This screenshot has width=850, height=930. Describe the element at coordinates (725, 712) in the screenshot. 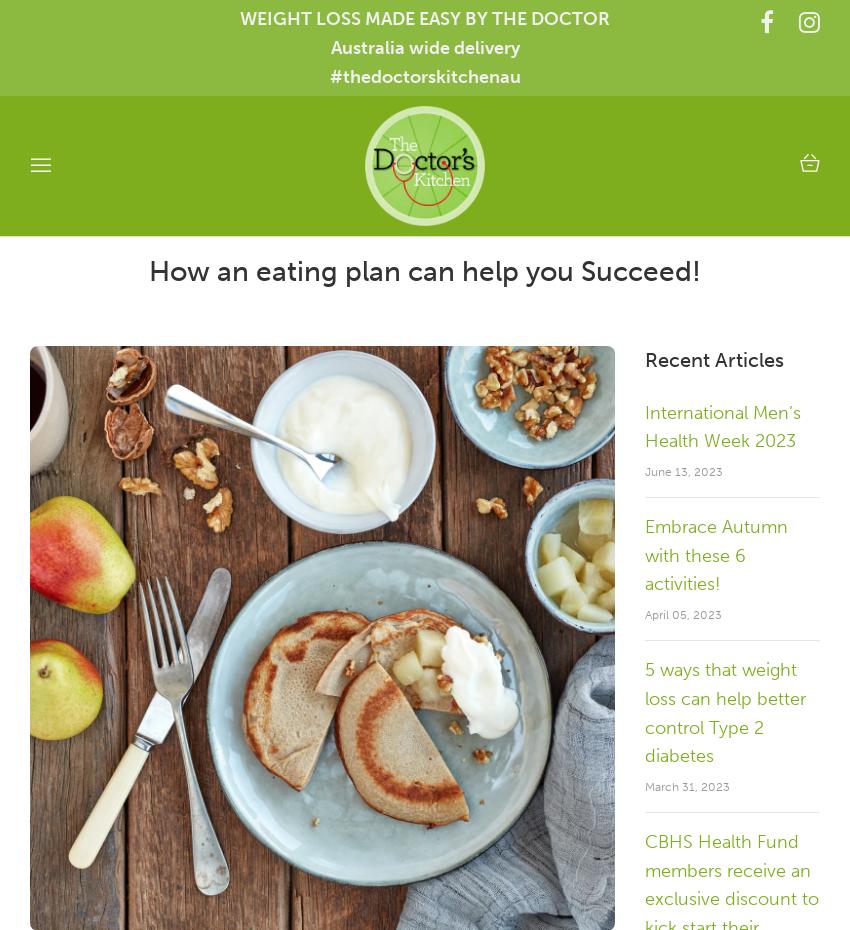

I see `'5 ways that weight loss can help better control Type 2 diabetes'` at that location.